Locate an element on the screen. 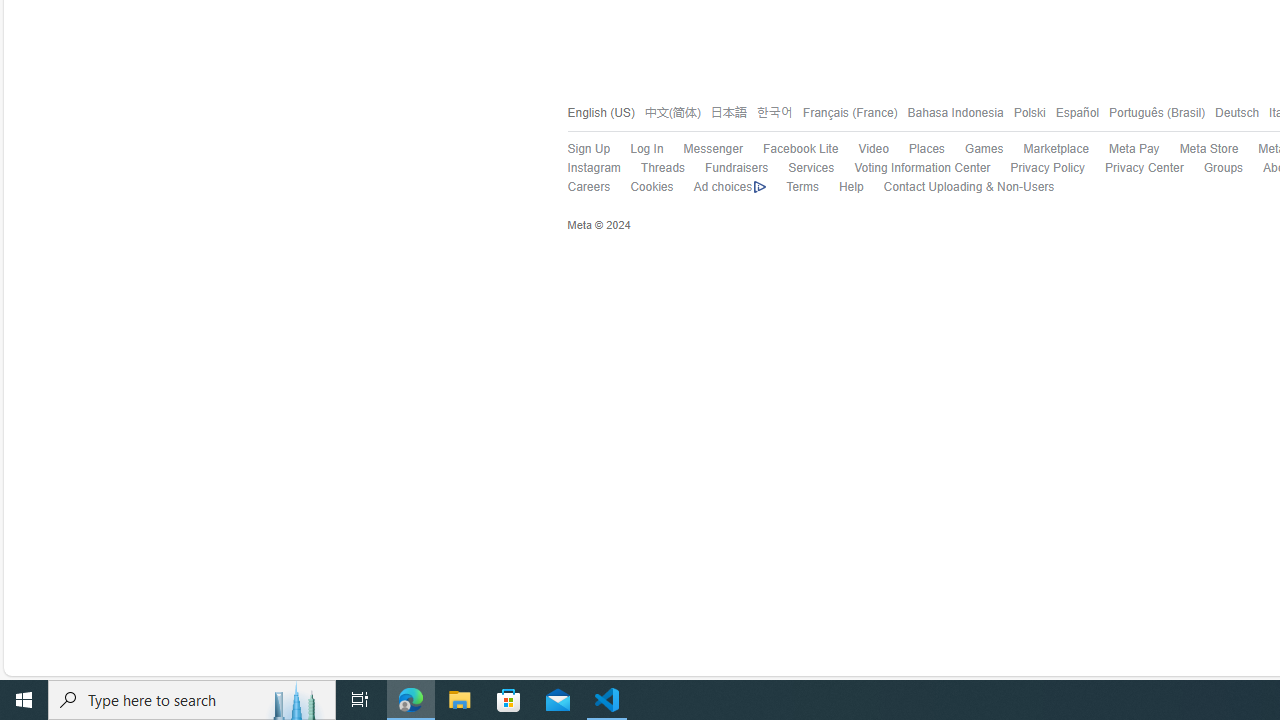 The image size is (1280, 720). 'Video' is located at coordinates (873, 148).